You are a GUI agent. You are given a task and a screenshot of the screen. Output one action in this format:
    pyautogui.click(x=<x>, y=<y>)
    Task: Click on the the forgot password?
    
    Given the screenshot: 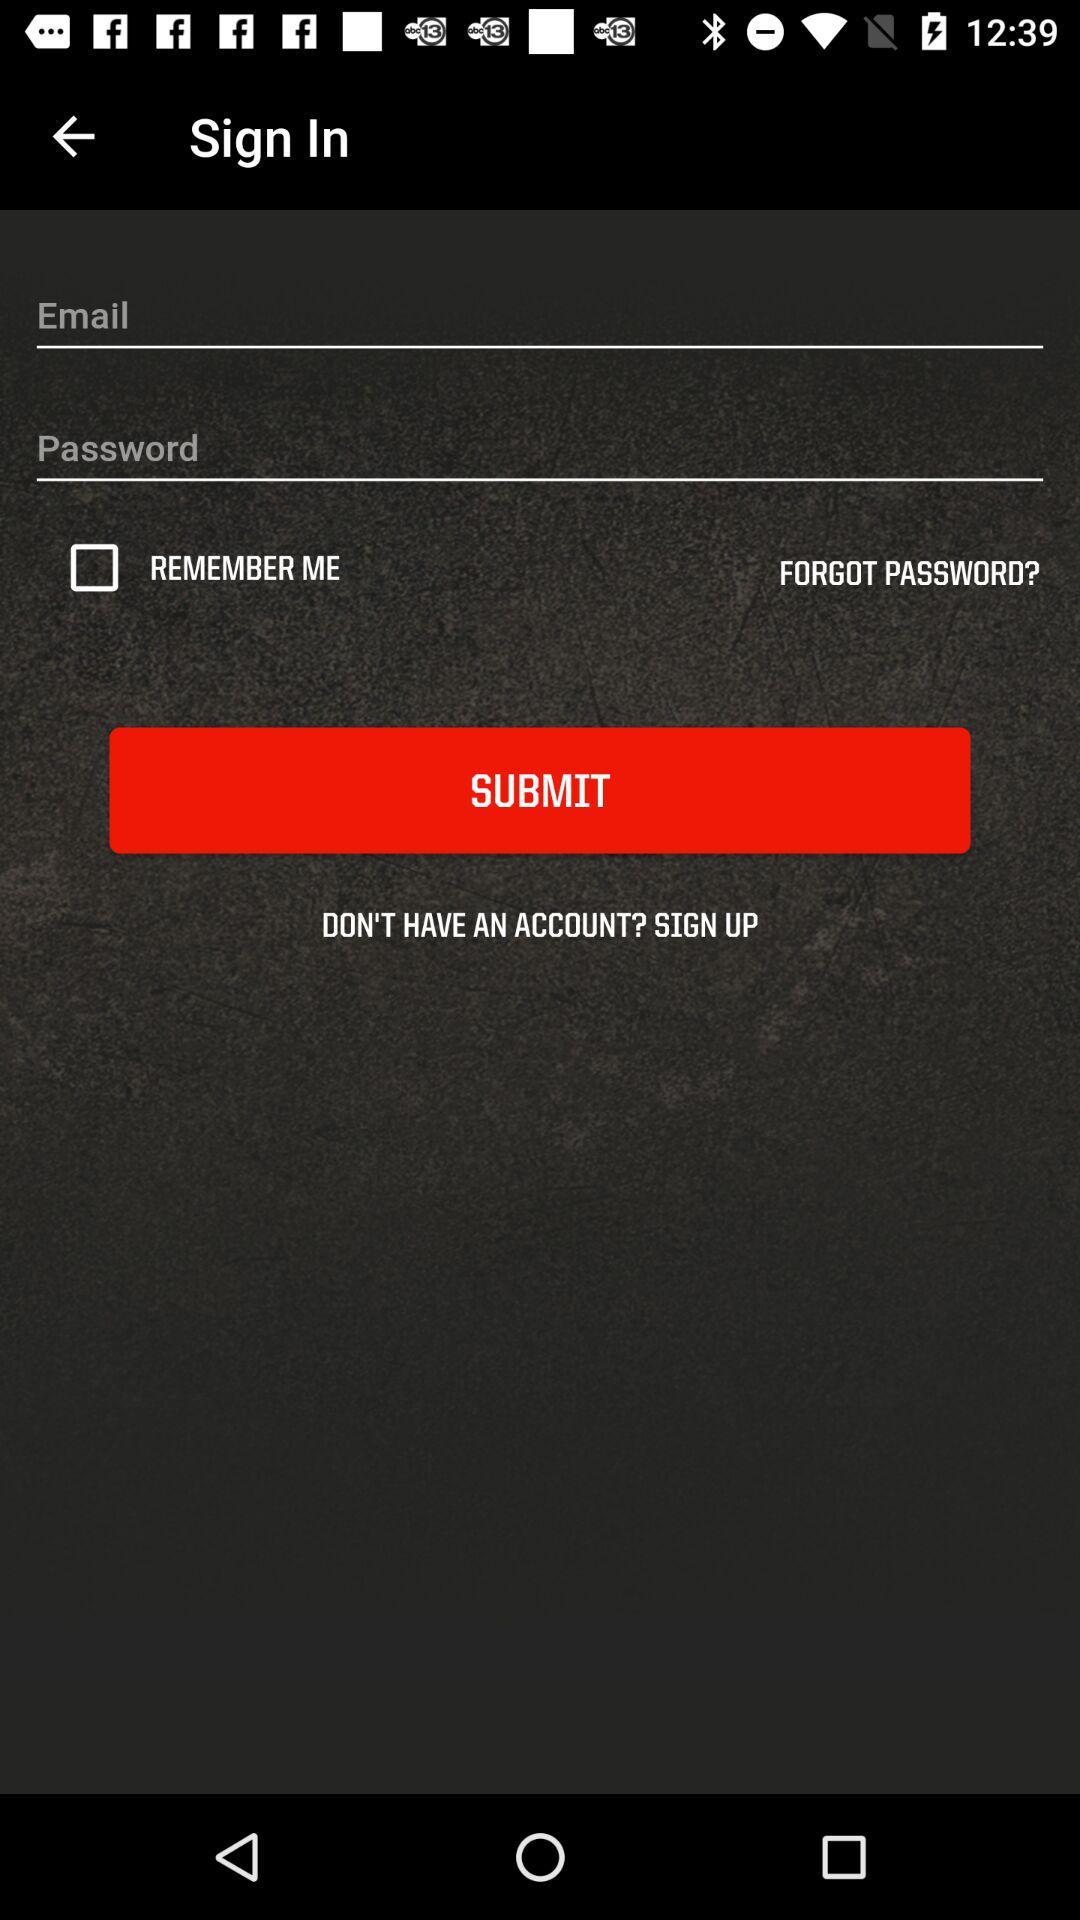 What is the action you would take?
    pyautogui.click(x=909, y=579)
    